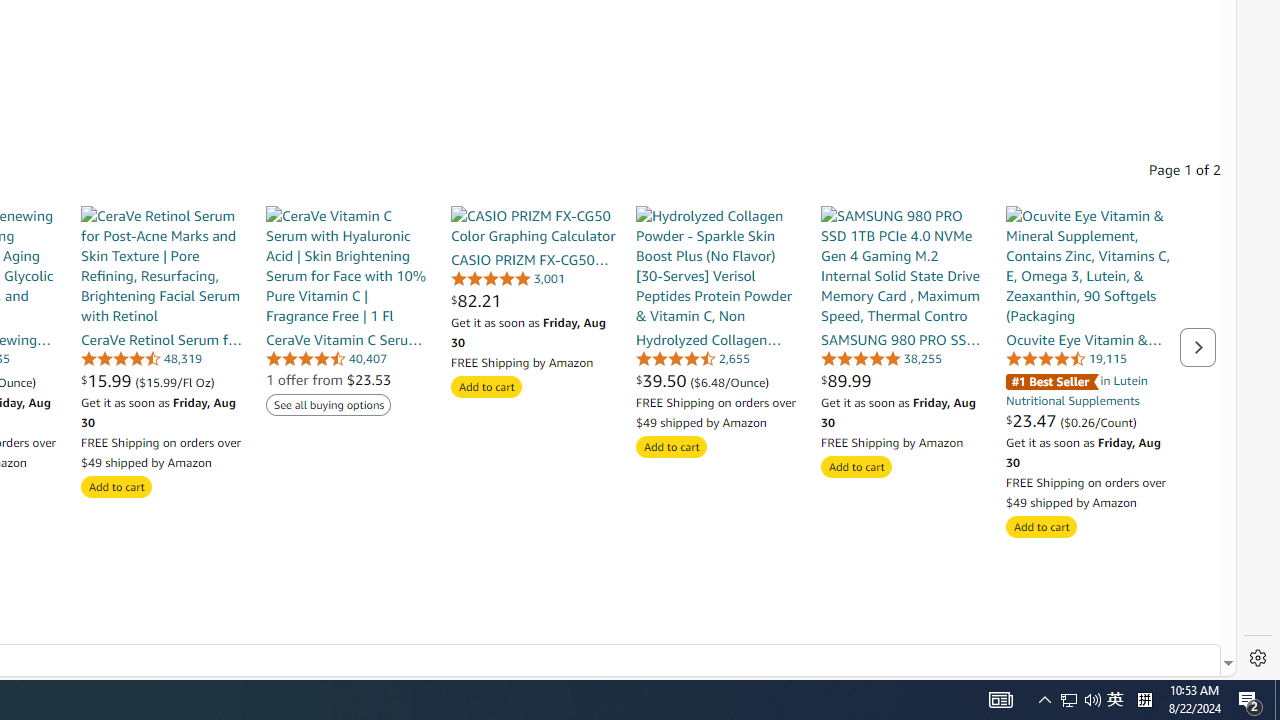 The height and width of the screenshot is (720, 1280). Describe the element at coordinates (328, 379) in the screenshot. I see `'1 offer from $23.53'` at that location.